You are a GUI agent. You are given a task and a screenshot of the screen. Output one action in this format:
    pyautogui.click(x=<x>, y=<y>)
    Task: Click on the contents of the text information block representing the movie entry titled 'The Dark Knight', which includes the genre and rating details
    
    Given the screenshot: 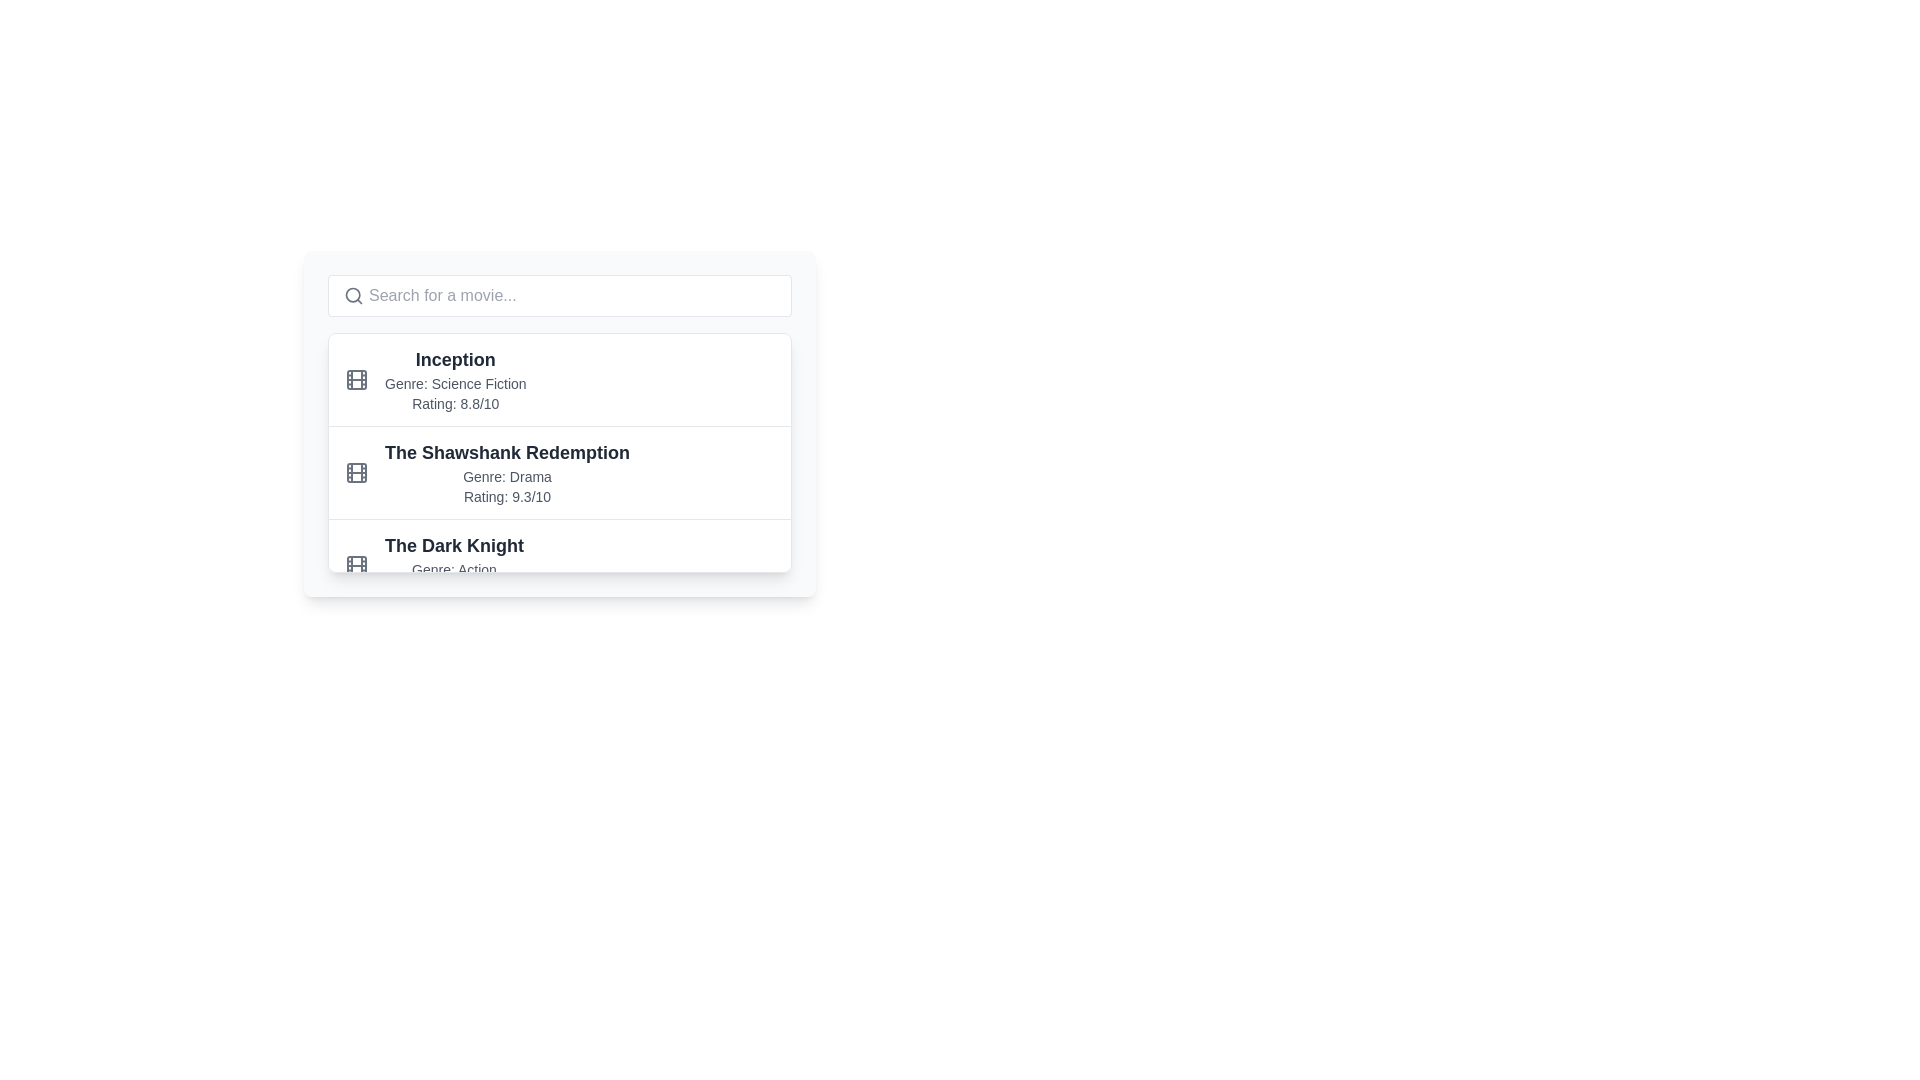 What is the action you would take?
    pyautogui.click(x=453, y=566)
    